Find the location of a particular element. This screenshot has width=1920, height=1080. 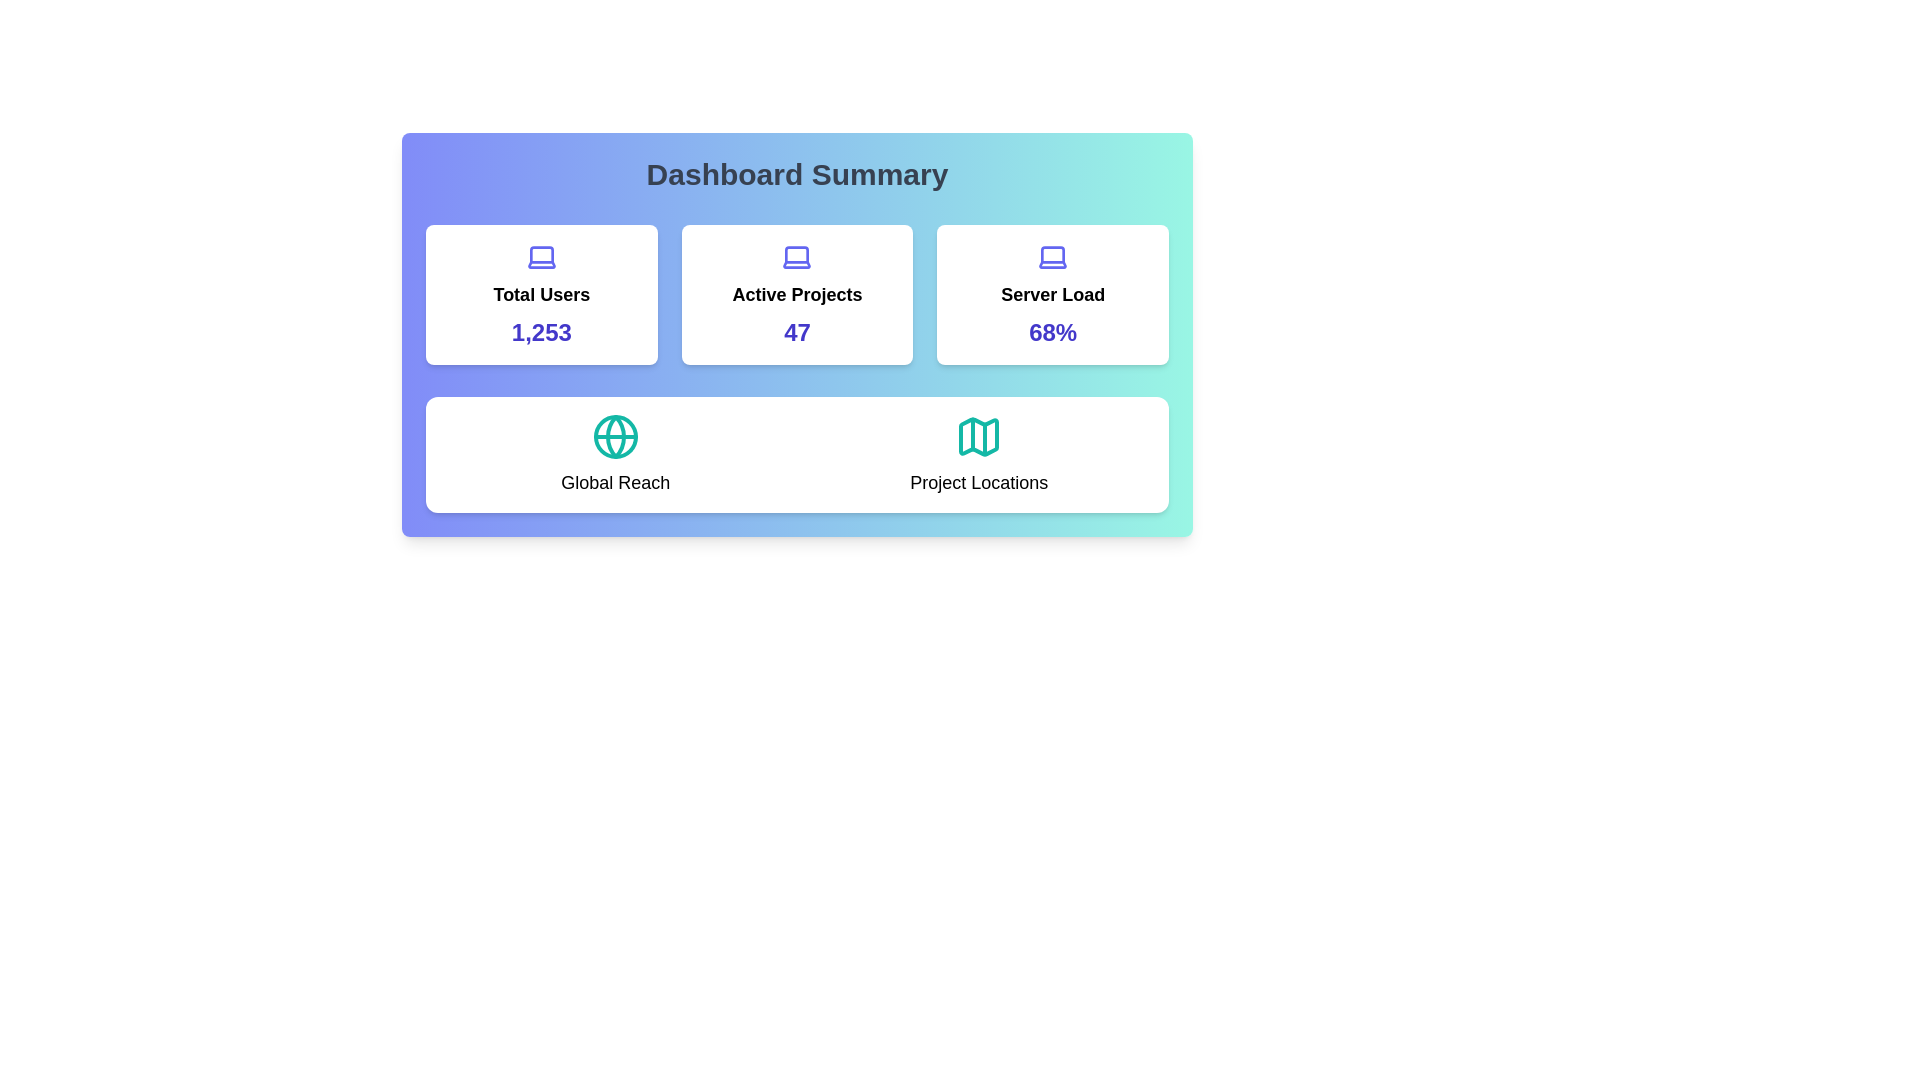

the icon representing the theme of the 'Total Users' card in the 'Dashboard Summary' section, located at the top-left corner of the card, above the text 'Total Users' is located at coordinates (541, 256).